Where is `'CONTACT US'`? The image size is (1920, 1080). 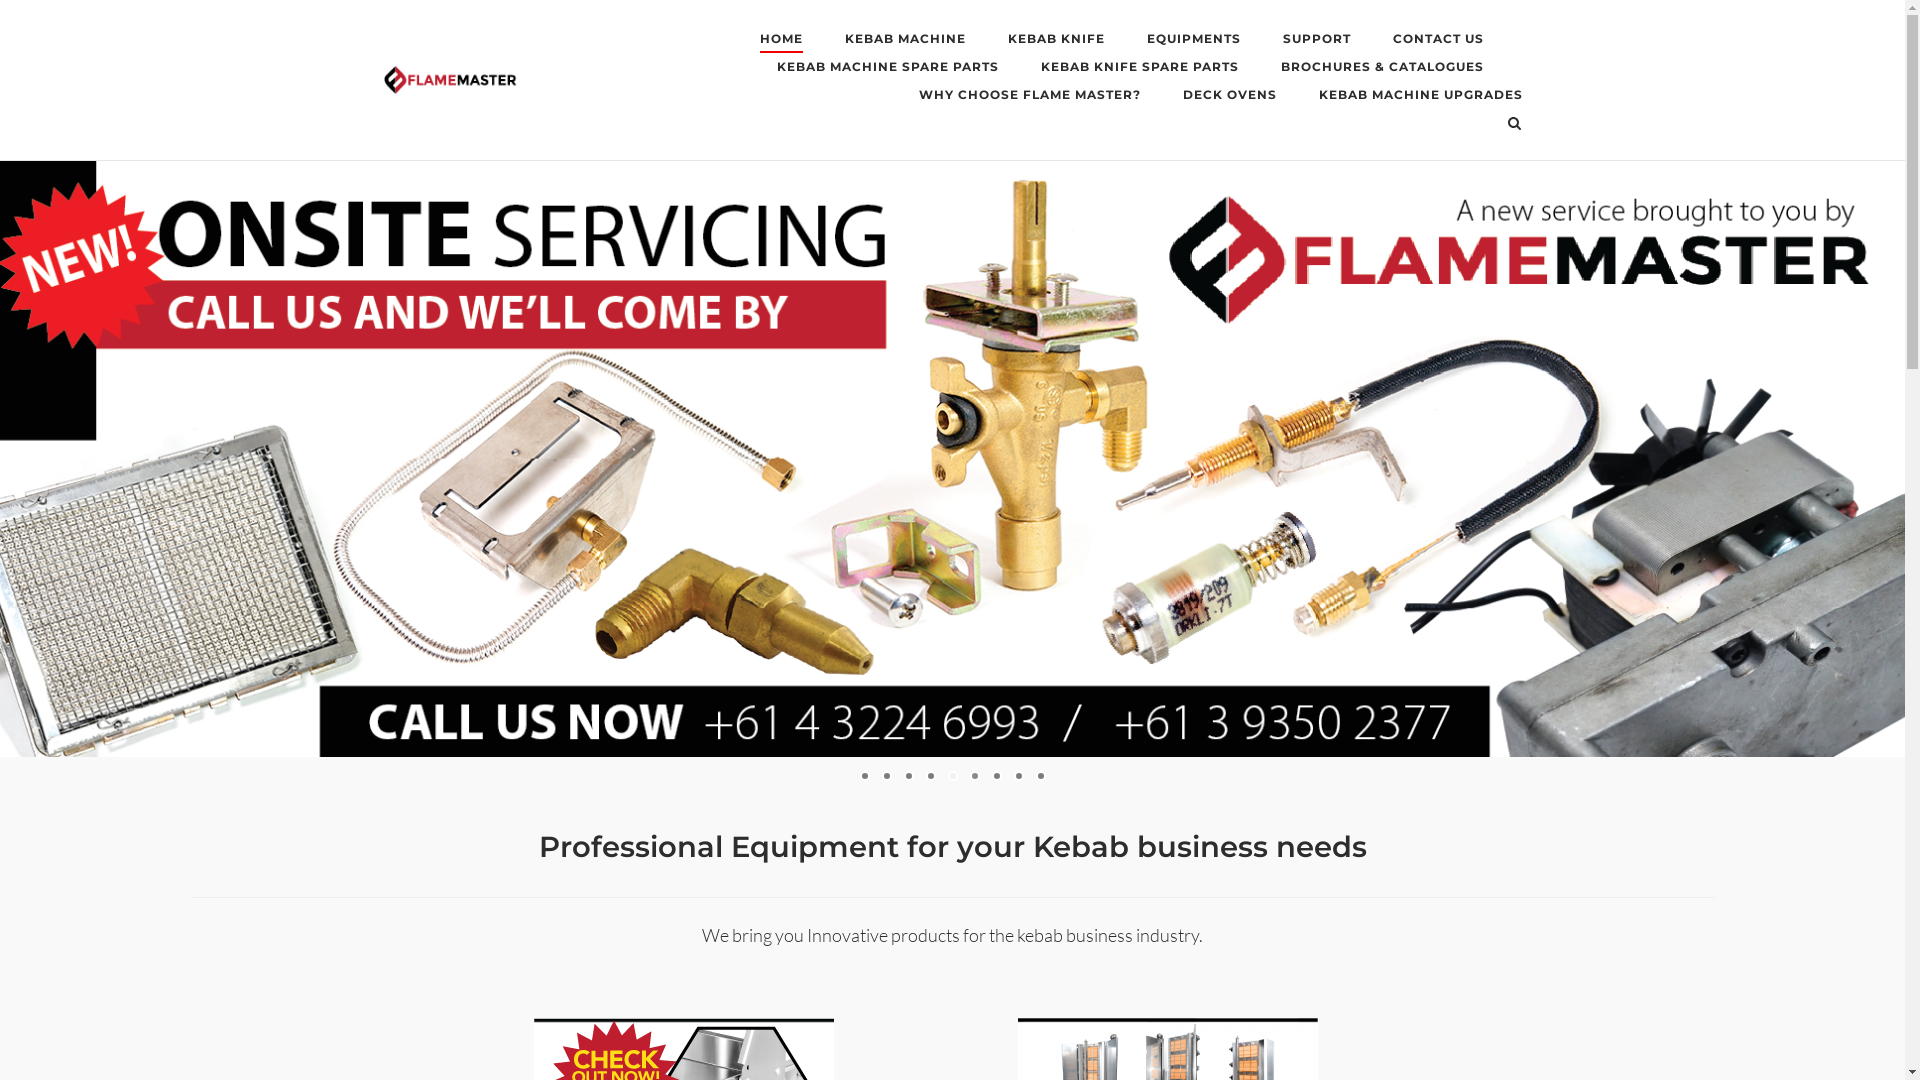 'CONTACT US' is located at coordinates (1436, 42).